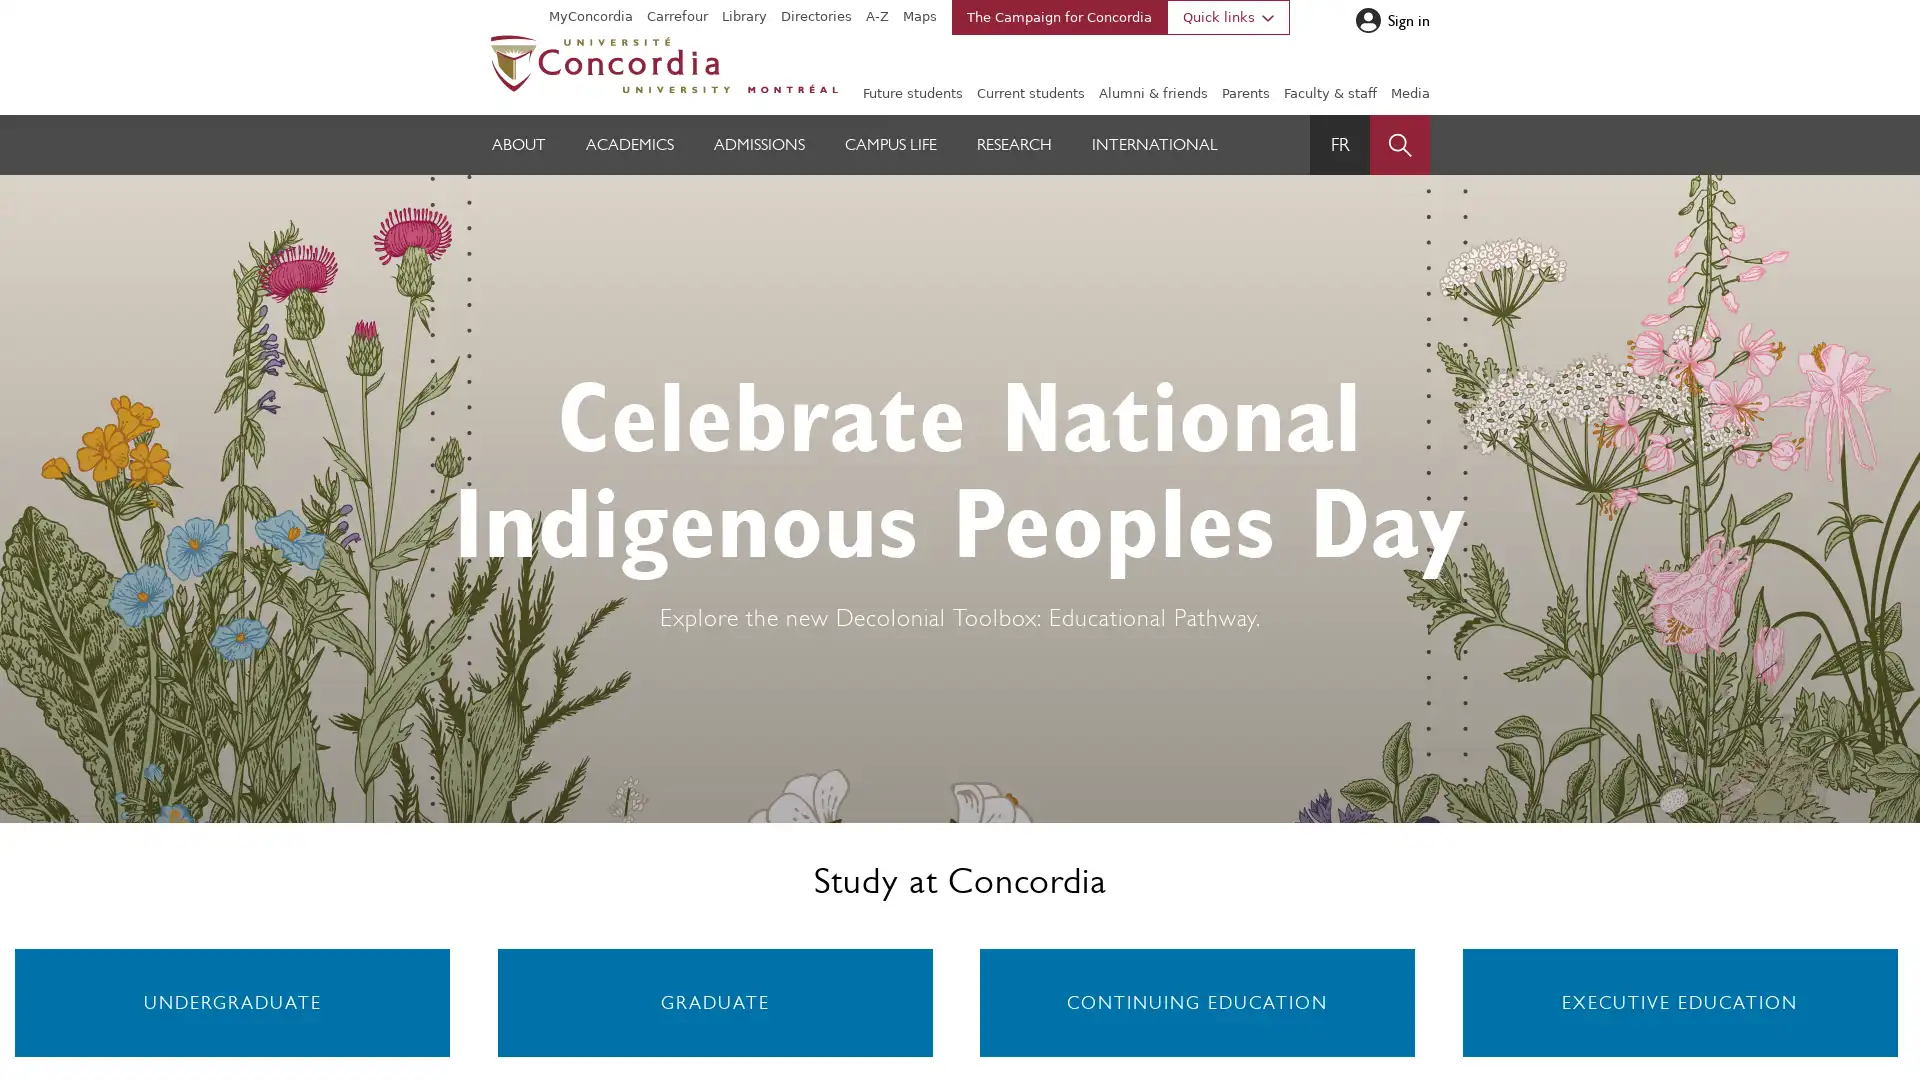  What do you see at coordinates (1014, 144) in the screenshot?
I see `RESEARCH` at bounding box center [1014, 144].